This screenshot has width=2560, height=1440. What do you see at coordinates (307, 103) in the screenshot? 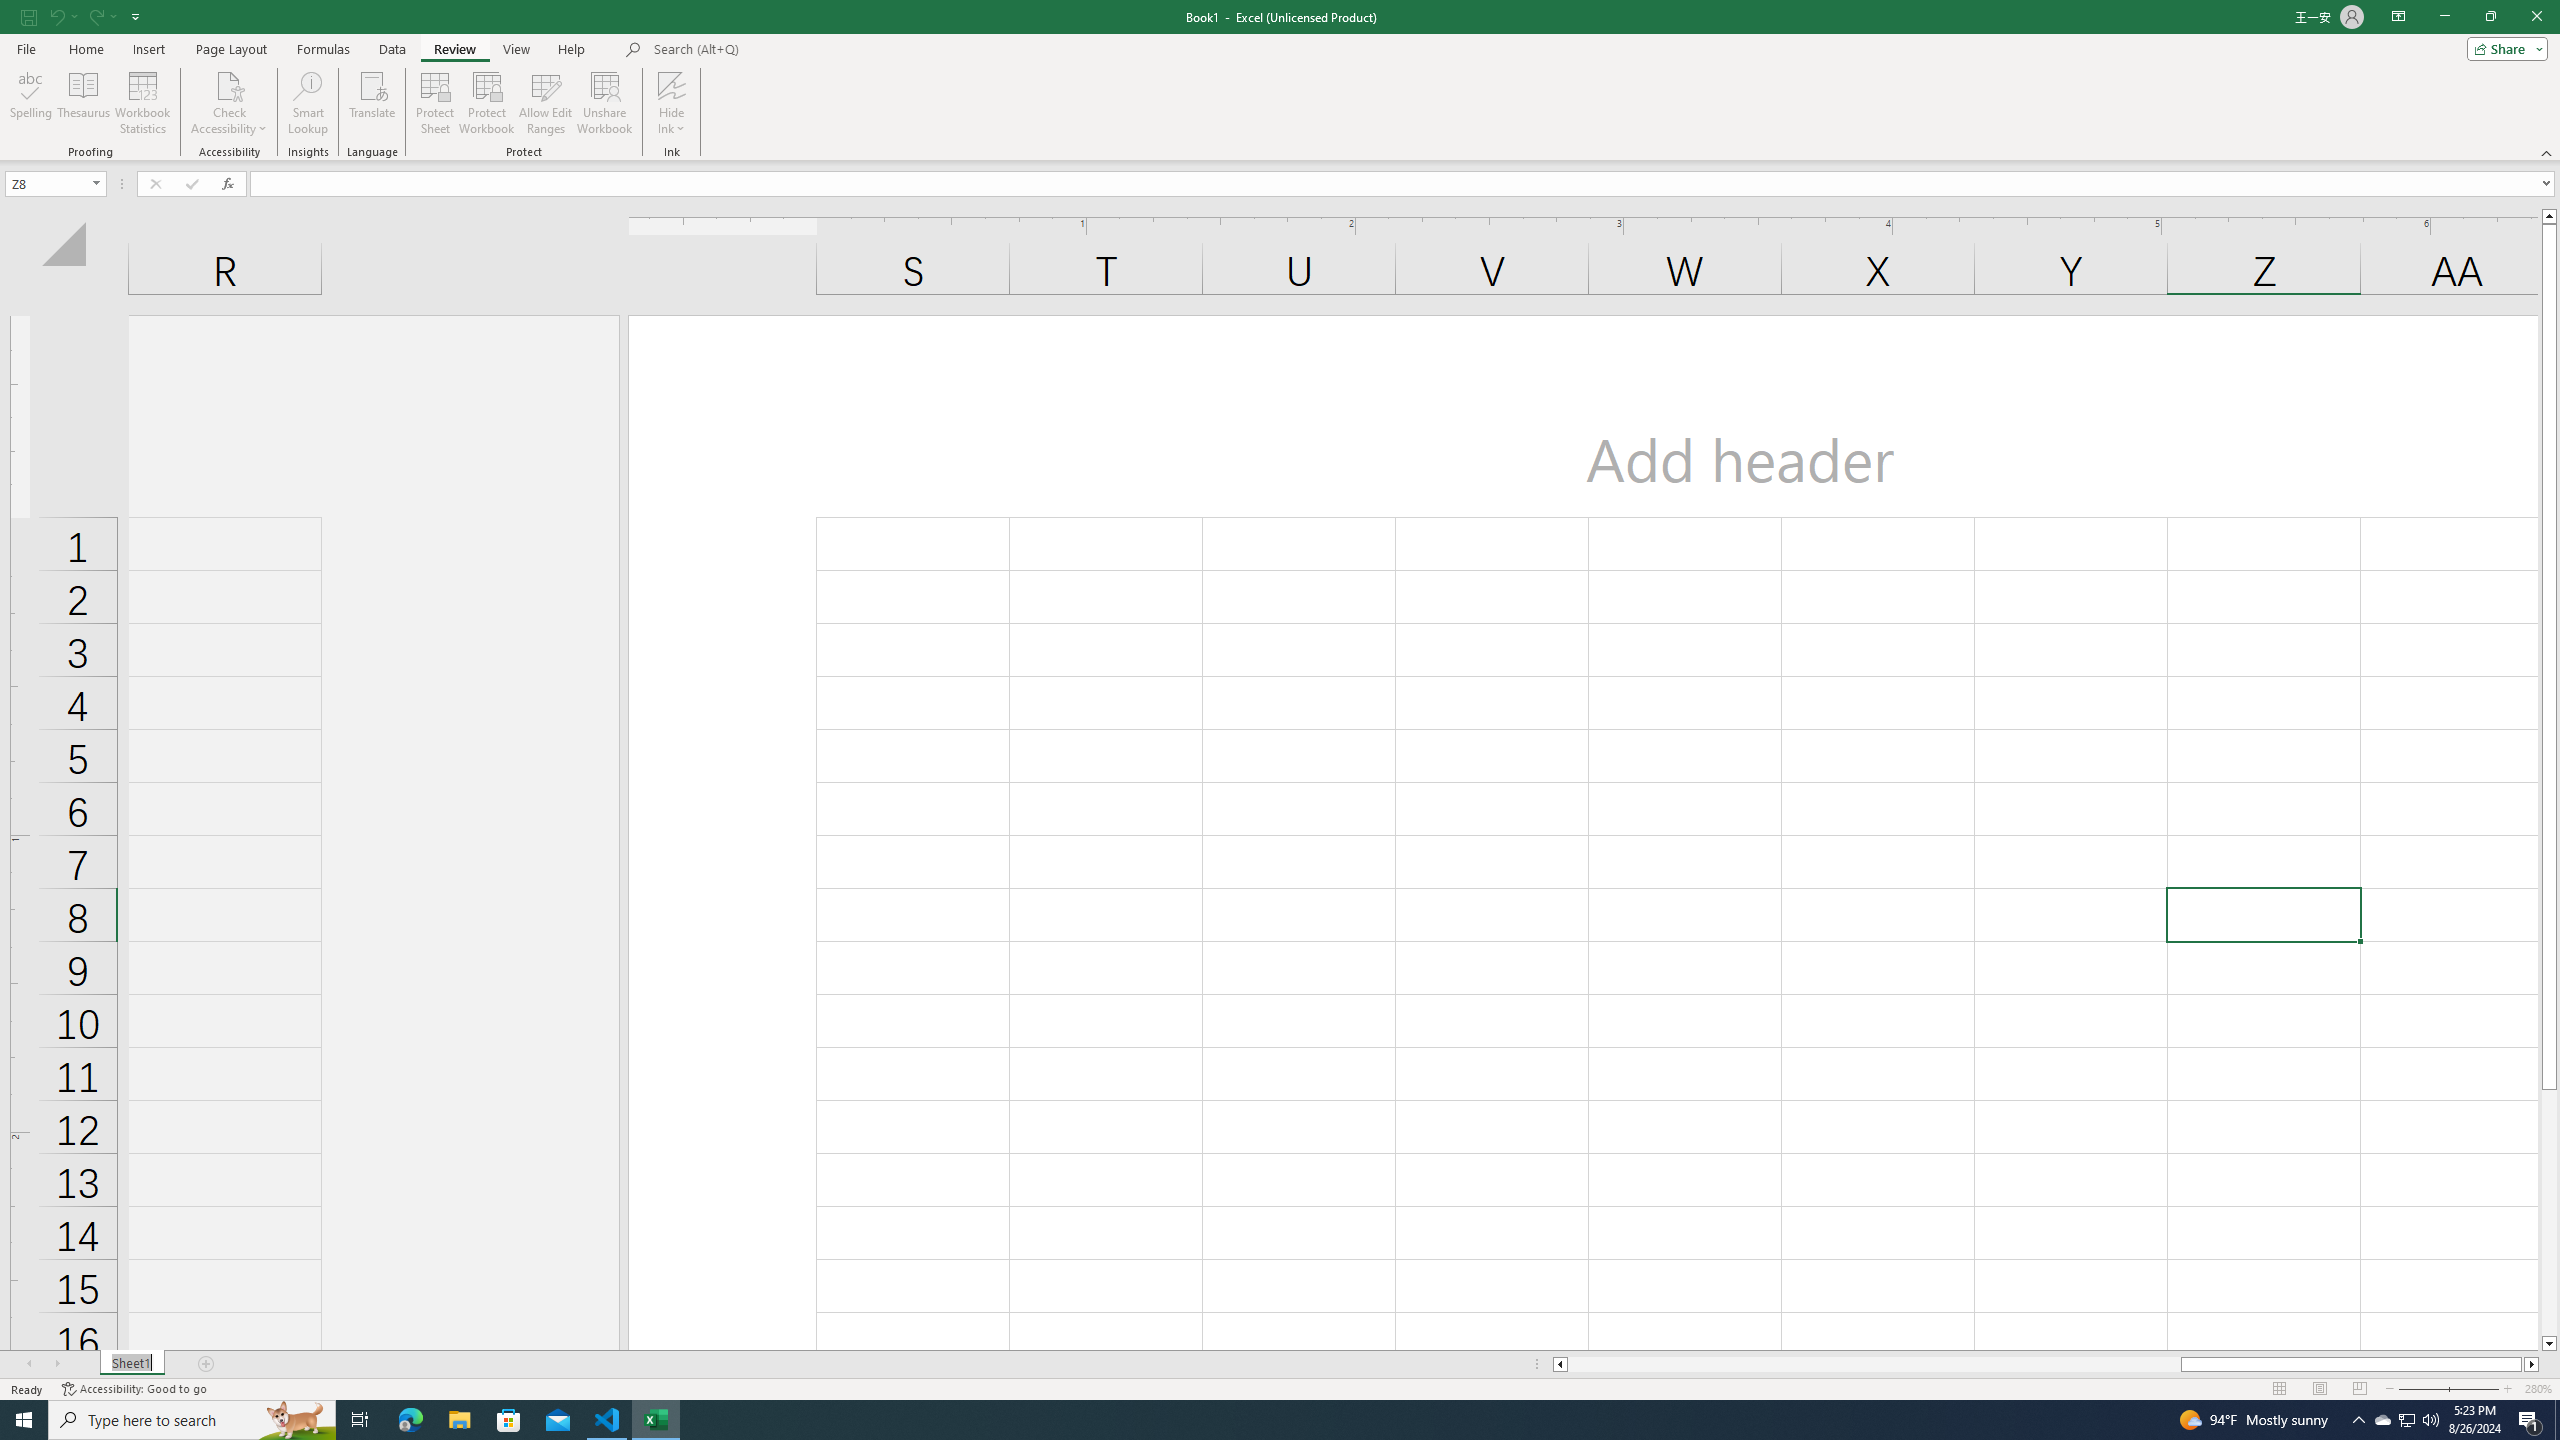
I see `'Smart Lookup'` at bounding box center [307, 103].